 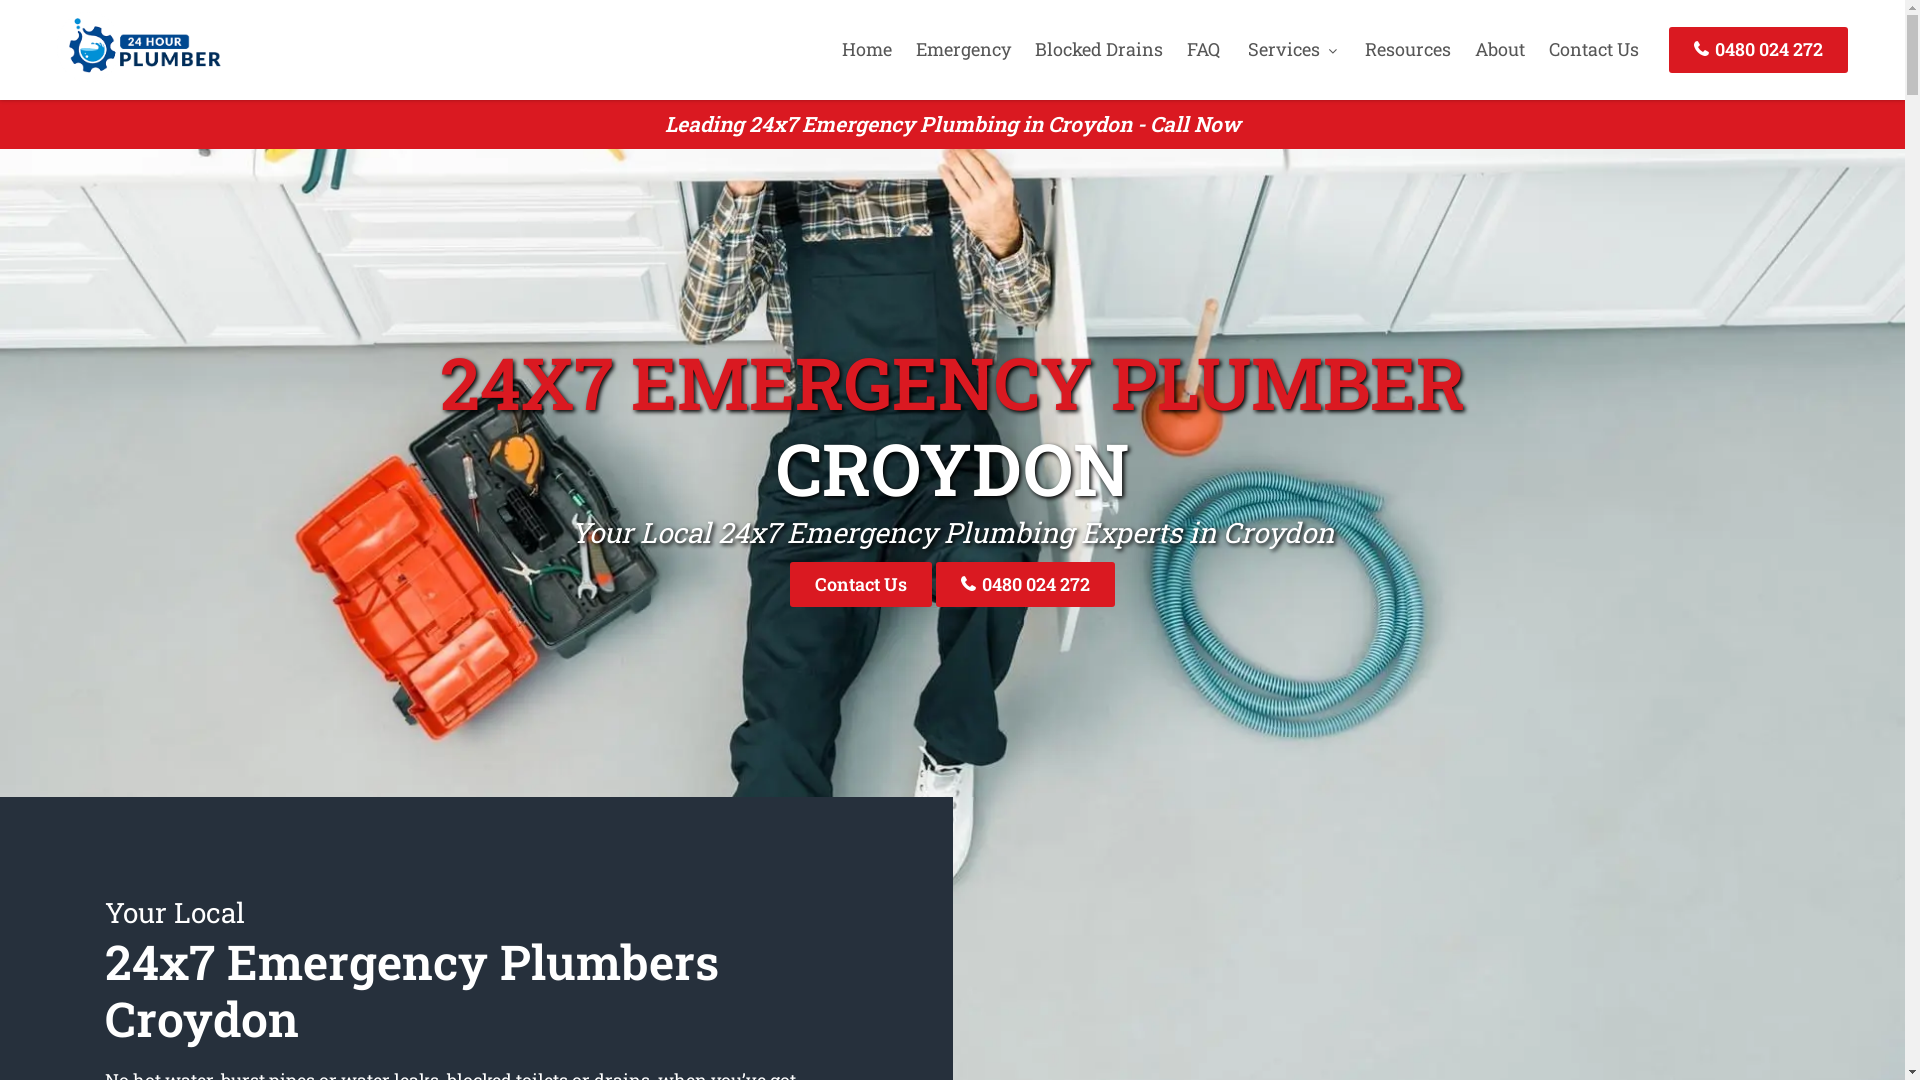 I want to click on '0480 024 272', so click(x=1025, y=584).